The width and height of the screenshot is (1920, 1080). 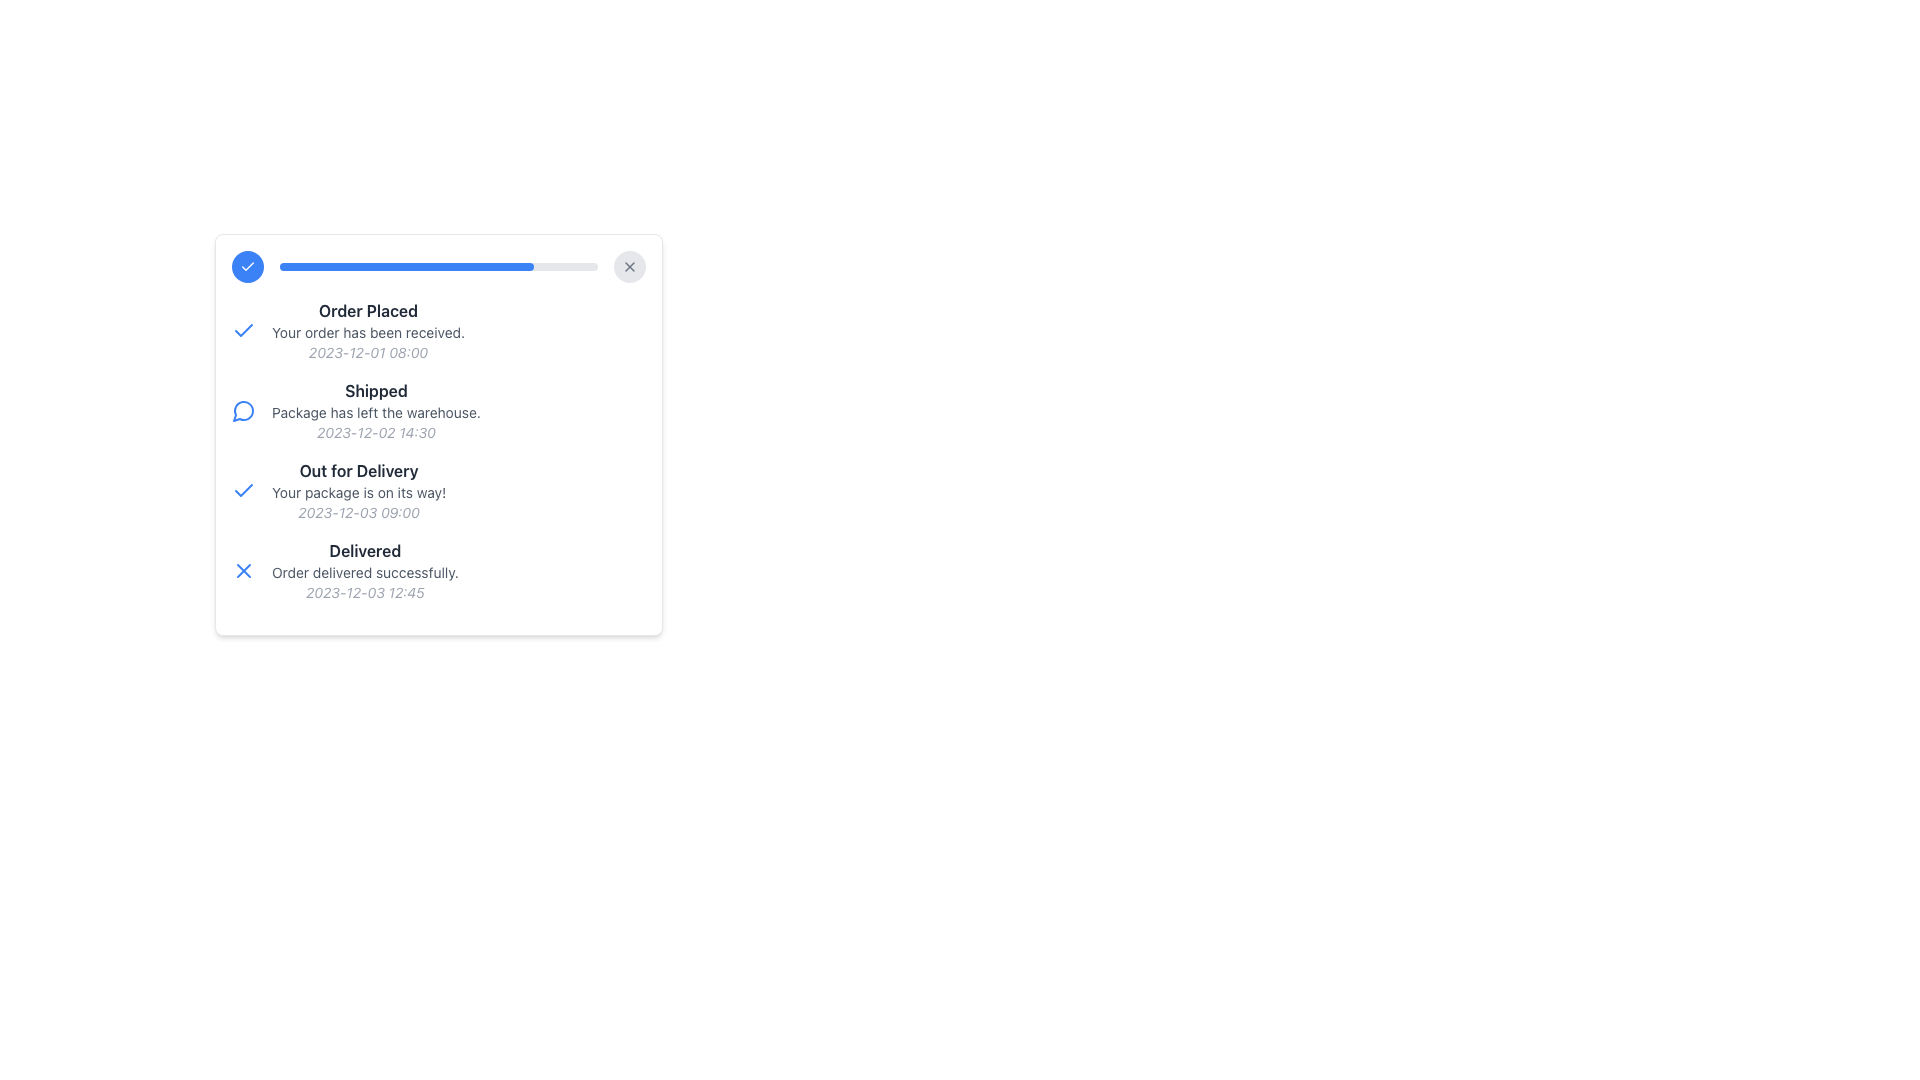 What do you see at coordinates (368, 331) in the screenshot?
I see `status text label that provides additional details about the 'Order Placed' stage of the order tracking interface, positioned below the heading 'Order Placed'` at bounding box center [368, 331].